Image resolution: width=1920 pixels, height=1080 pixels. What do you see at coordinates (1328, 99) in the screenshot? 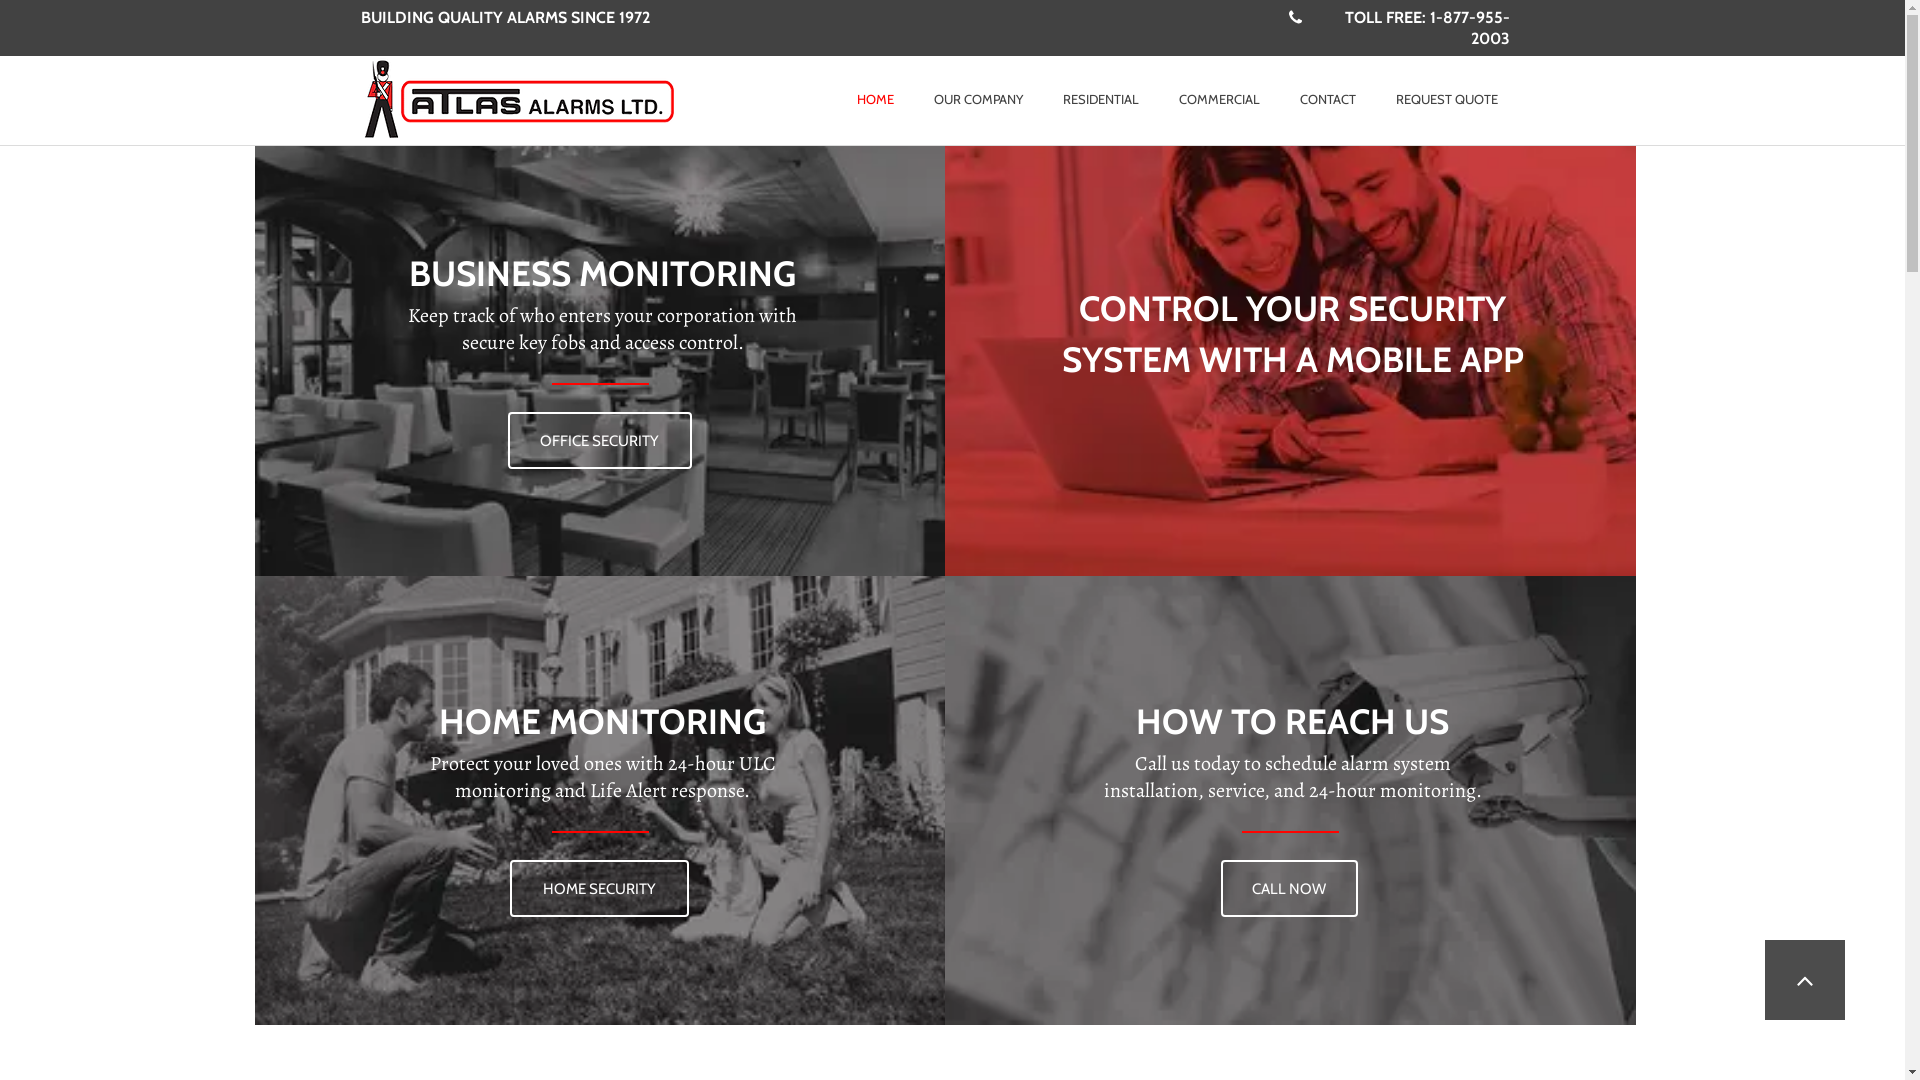
I see `'CONTACT'` at bounding box center [1328, 99].